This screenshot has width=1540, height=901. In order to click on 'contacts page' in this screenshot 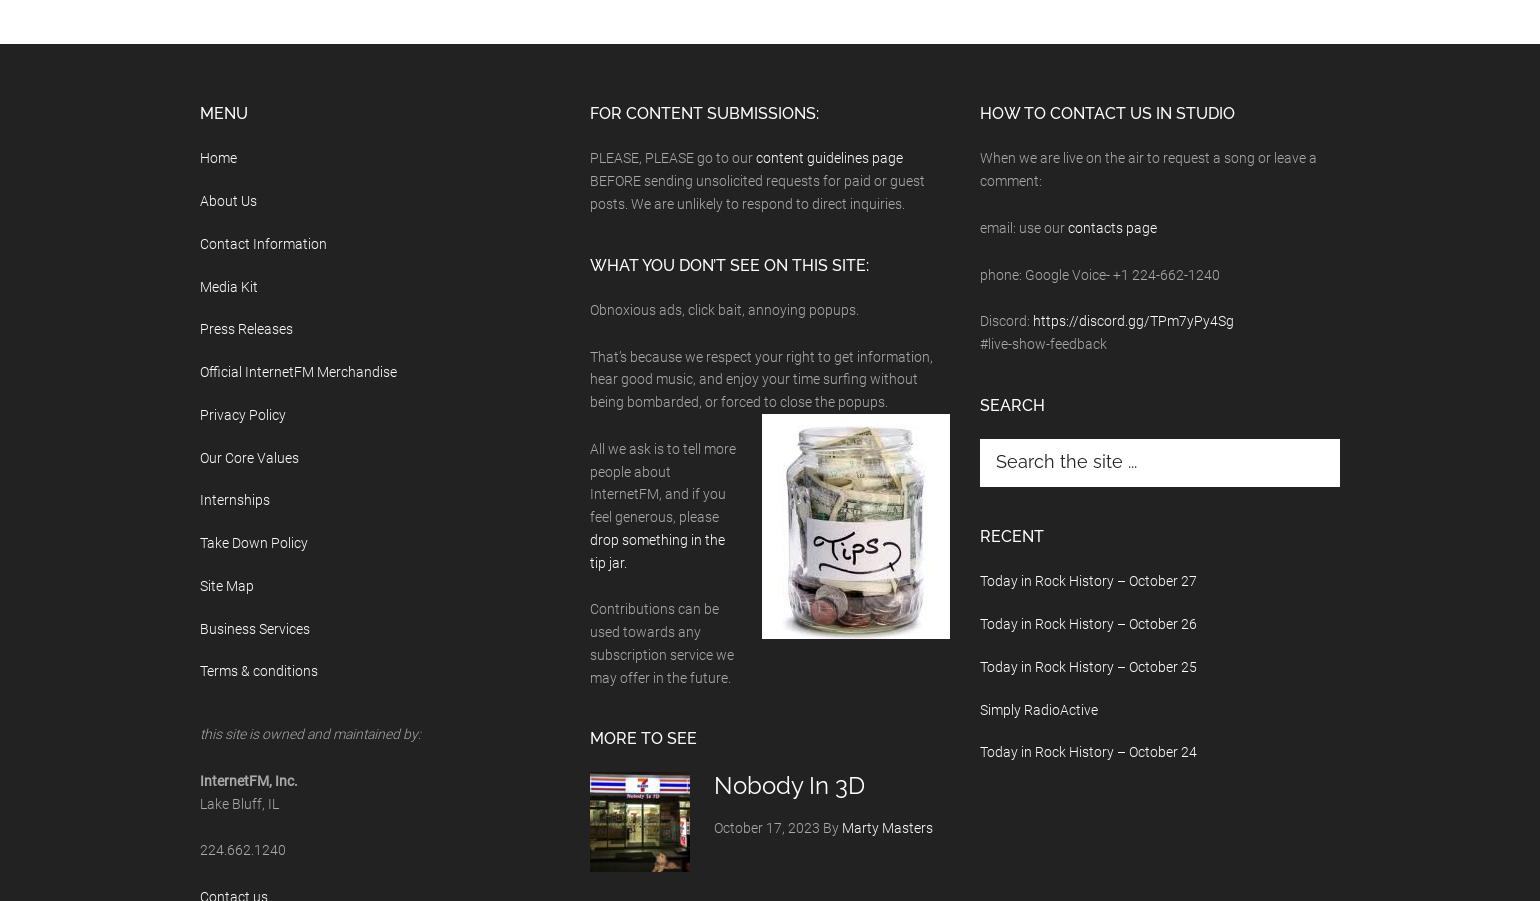, I will do `click(1112, 225)`.